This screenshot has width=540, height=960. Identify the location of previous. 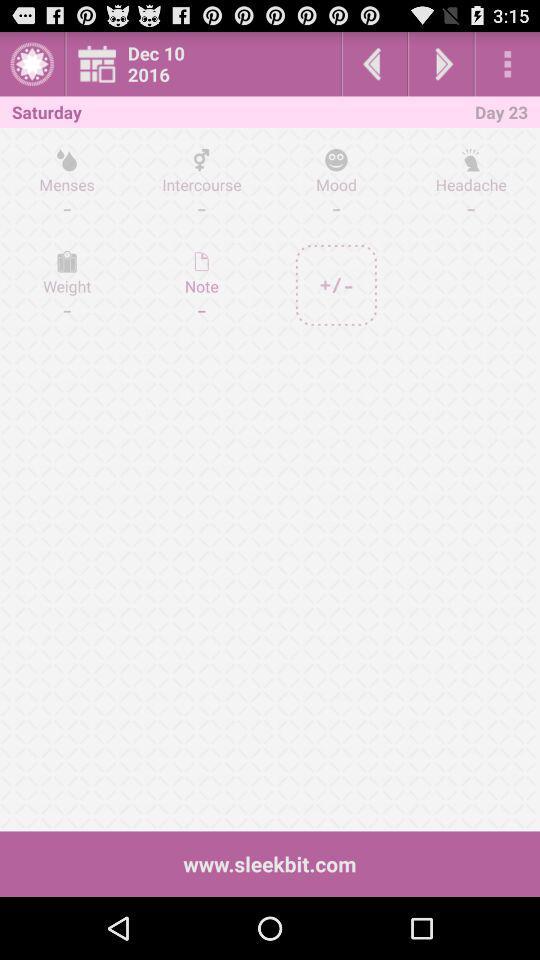
(374, 63).